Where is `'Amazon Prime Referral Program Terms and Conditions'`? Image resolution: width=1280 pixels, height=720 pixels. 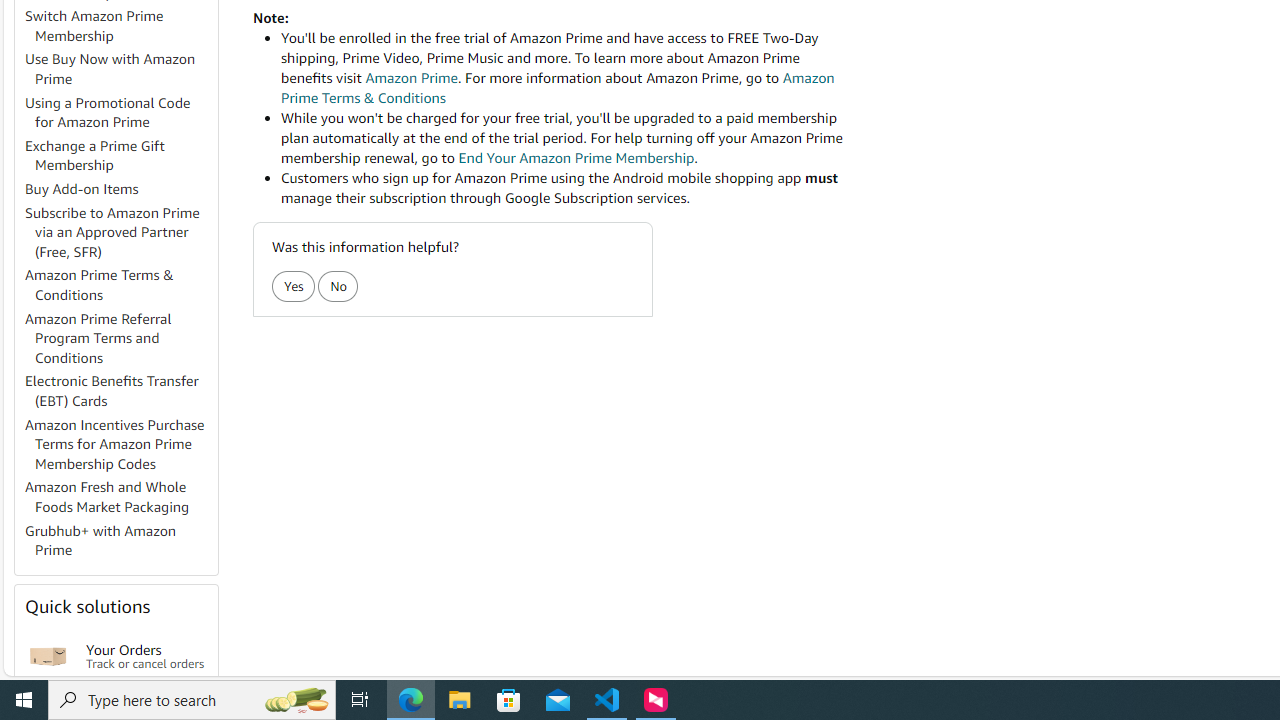
'Amazon Prime Referral Program Terms and Conditions' is located at coordinates (119, 337).